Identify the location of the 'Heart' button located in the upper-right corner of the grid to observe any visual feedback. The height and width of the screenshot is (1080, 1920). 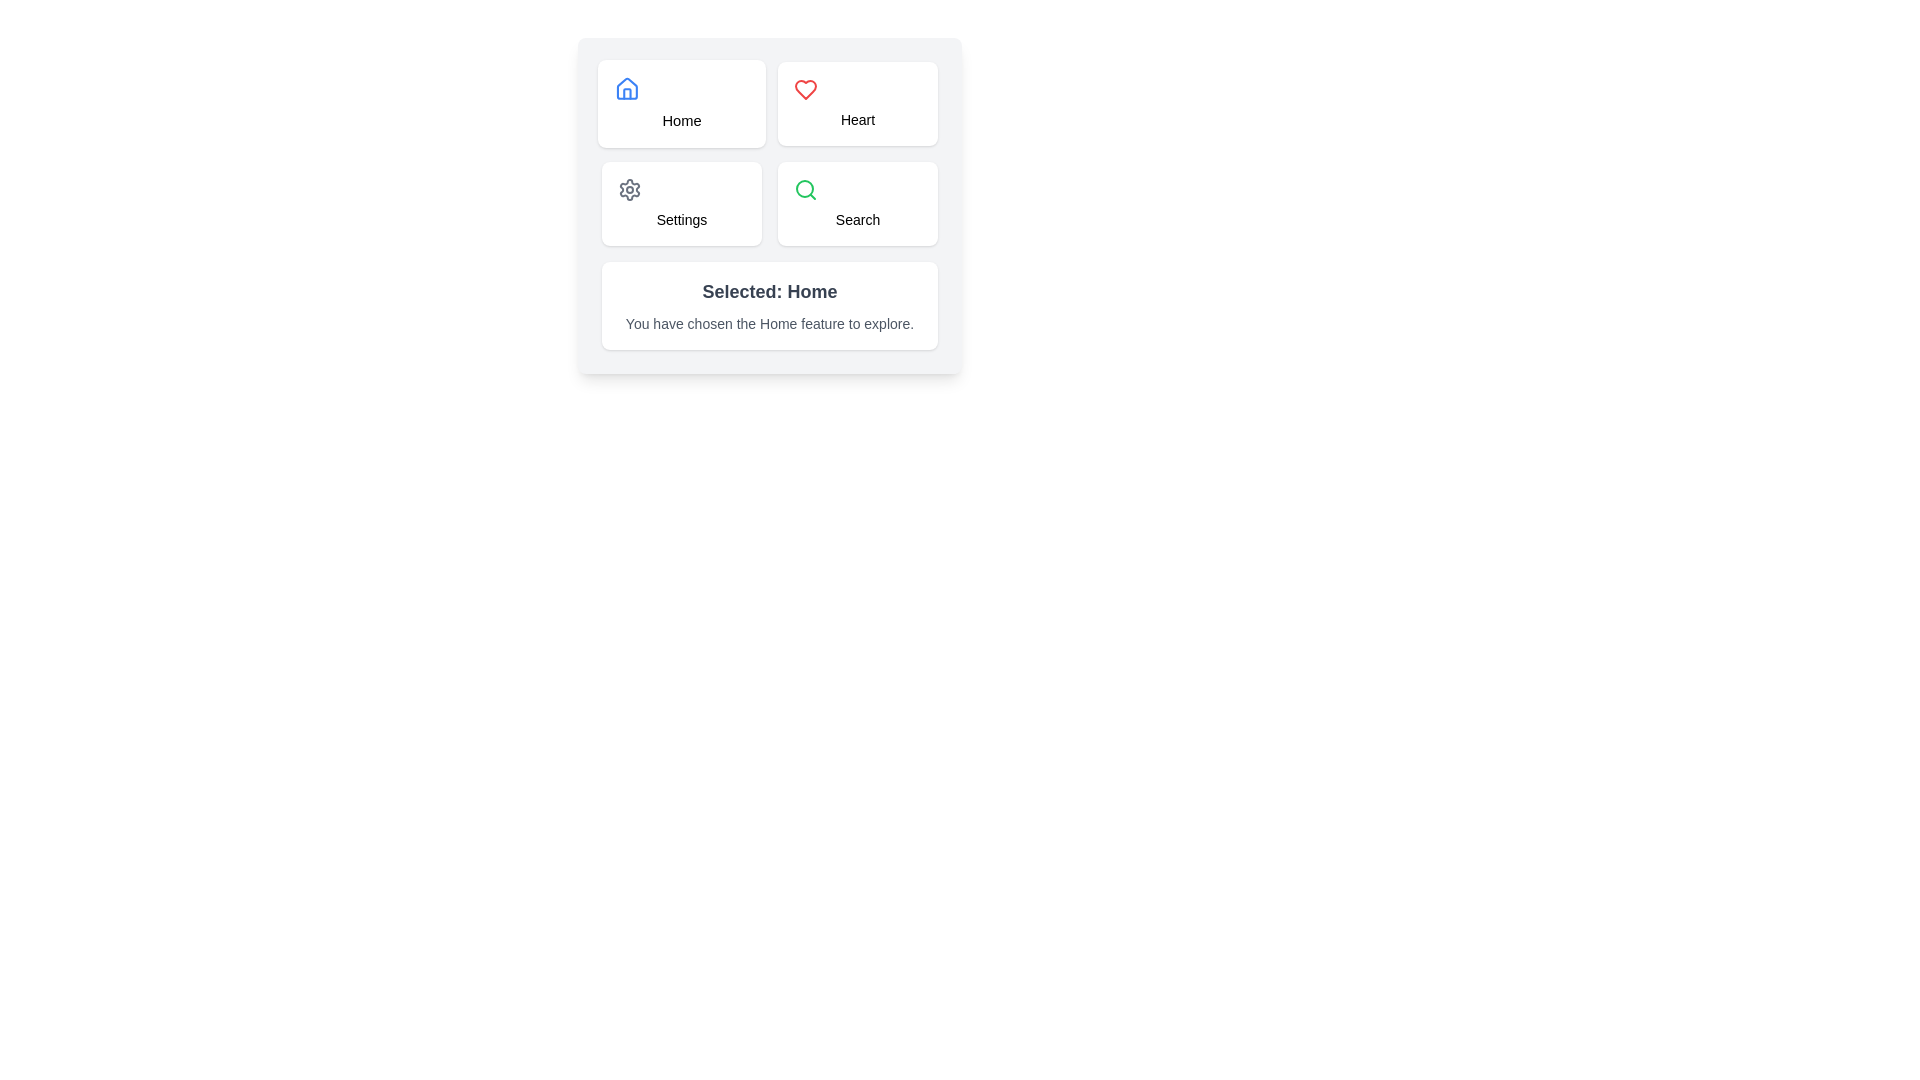
(858, 104).